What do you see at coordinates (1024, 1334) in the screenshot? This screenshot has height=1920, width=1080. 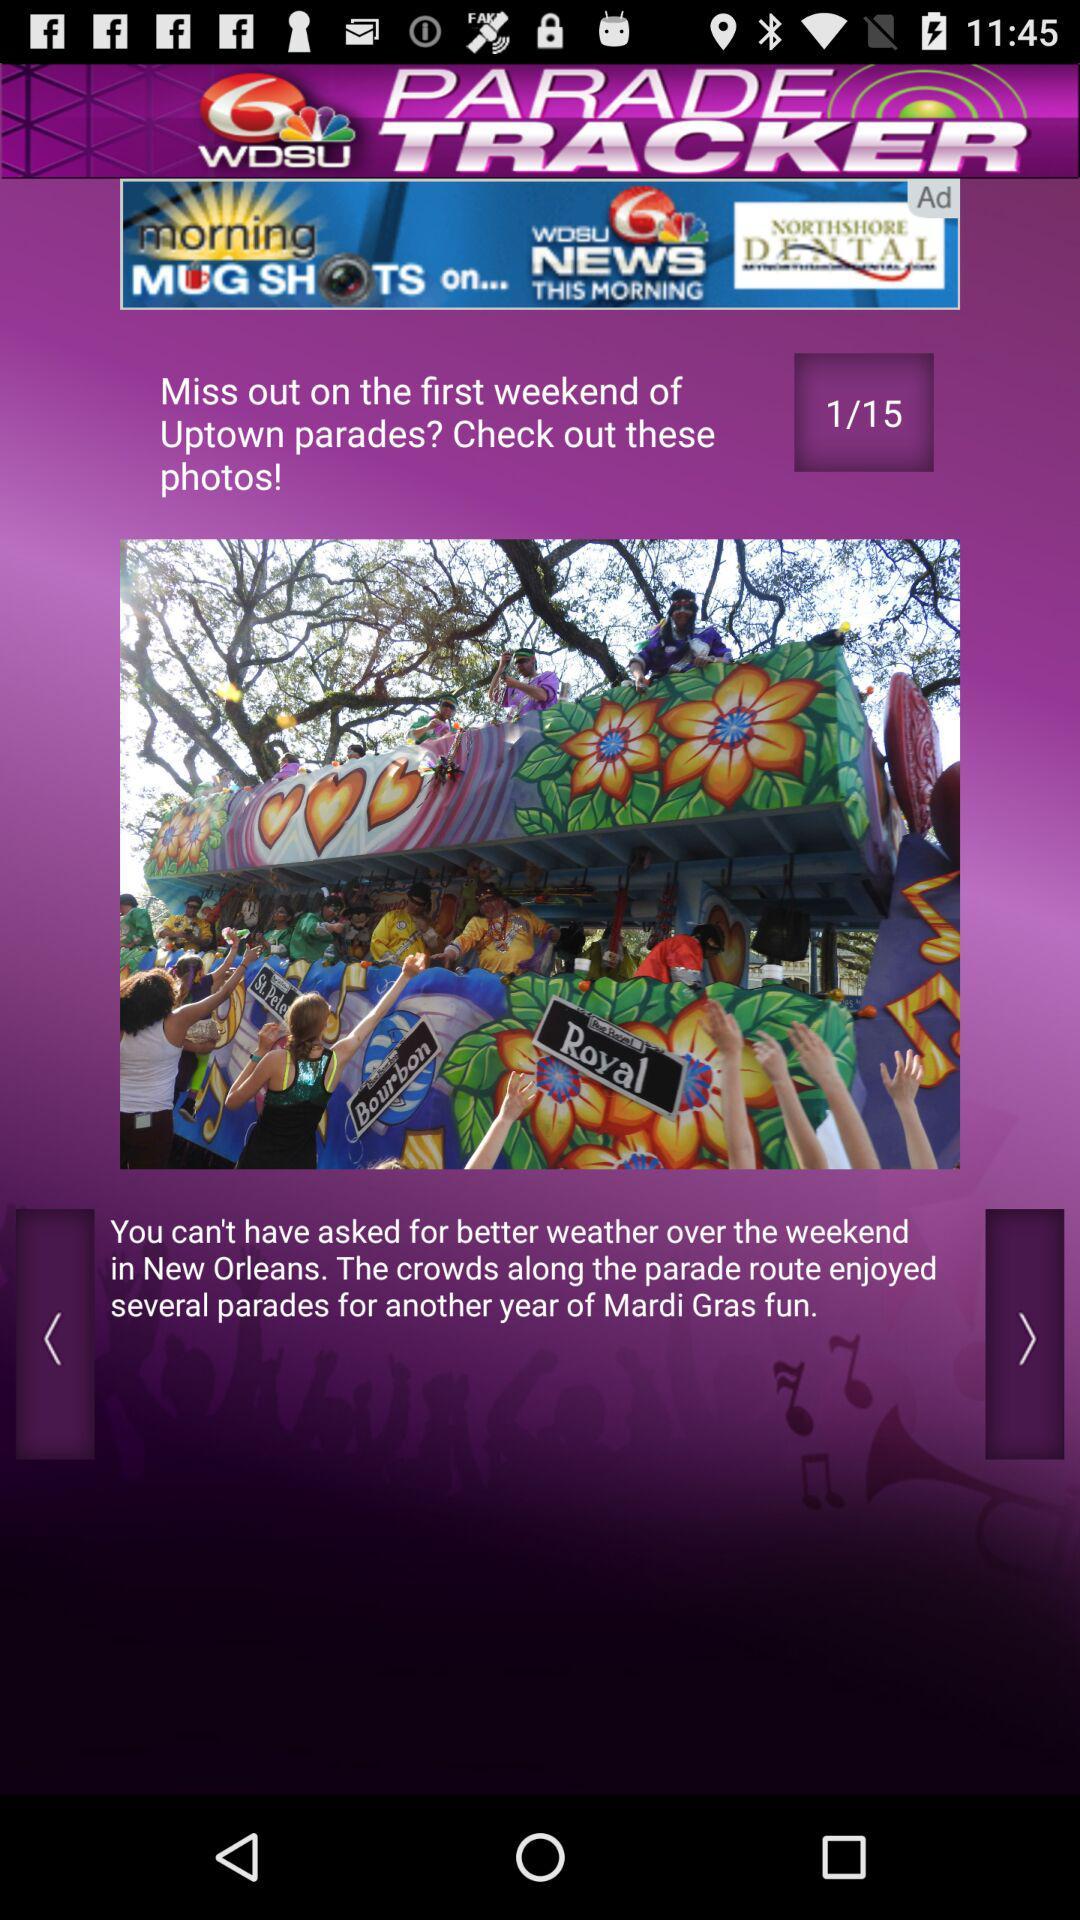 I see `next` at bounding box center [1024, 1334].